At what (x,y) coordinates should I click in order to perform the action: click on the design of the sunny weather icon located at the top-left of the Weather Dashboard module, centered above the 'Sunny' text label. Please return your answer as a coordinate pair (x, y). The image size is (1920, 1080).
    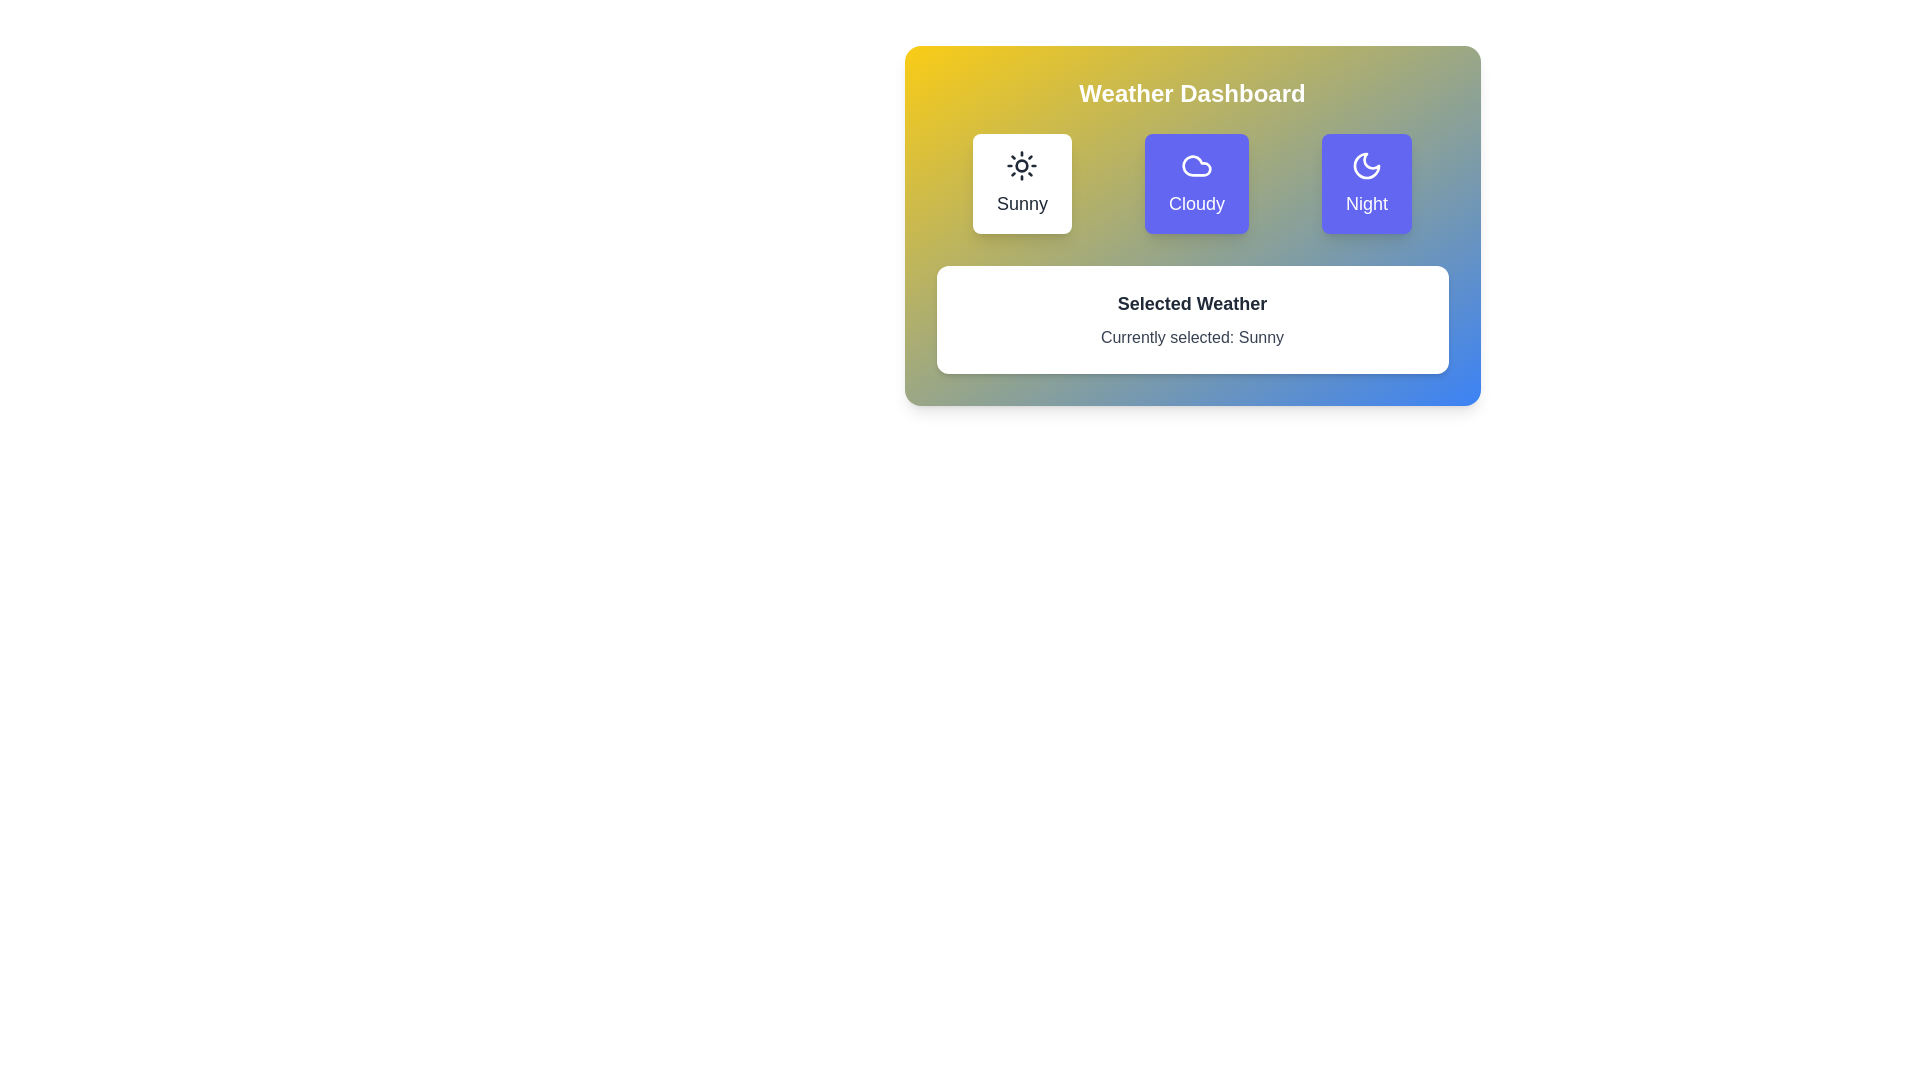
    Looking at the image, I should click on (1022, 164).